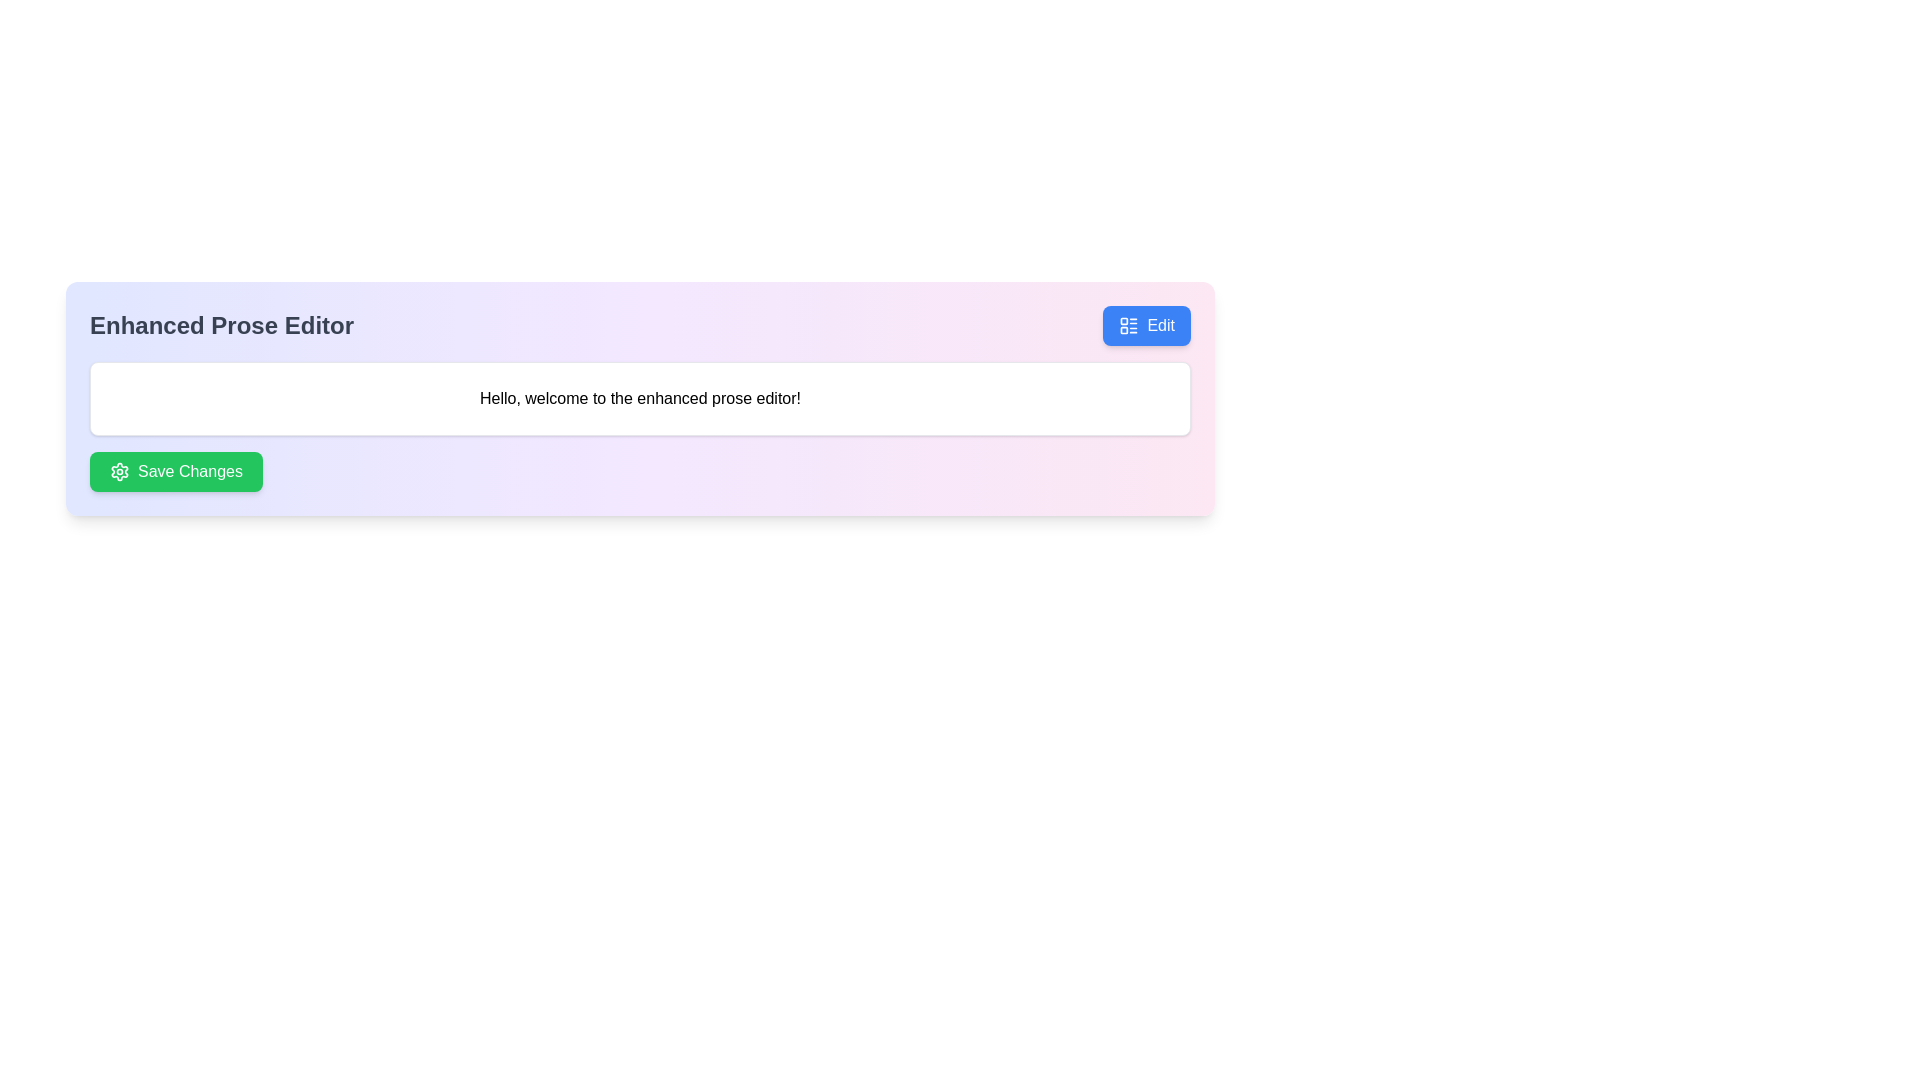  What do you see at coordinates (119, 471) in the screenshot?
I see `the settings icon located to the left of the 'Save Changes' text in the button` at bounding box center [119, 471].